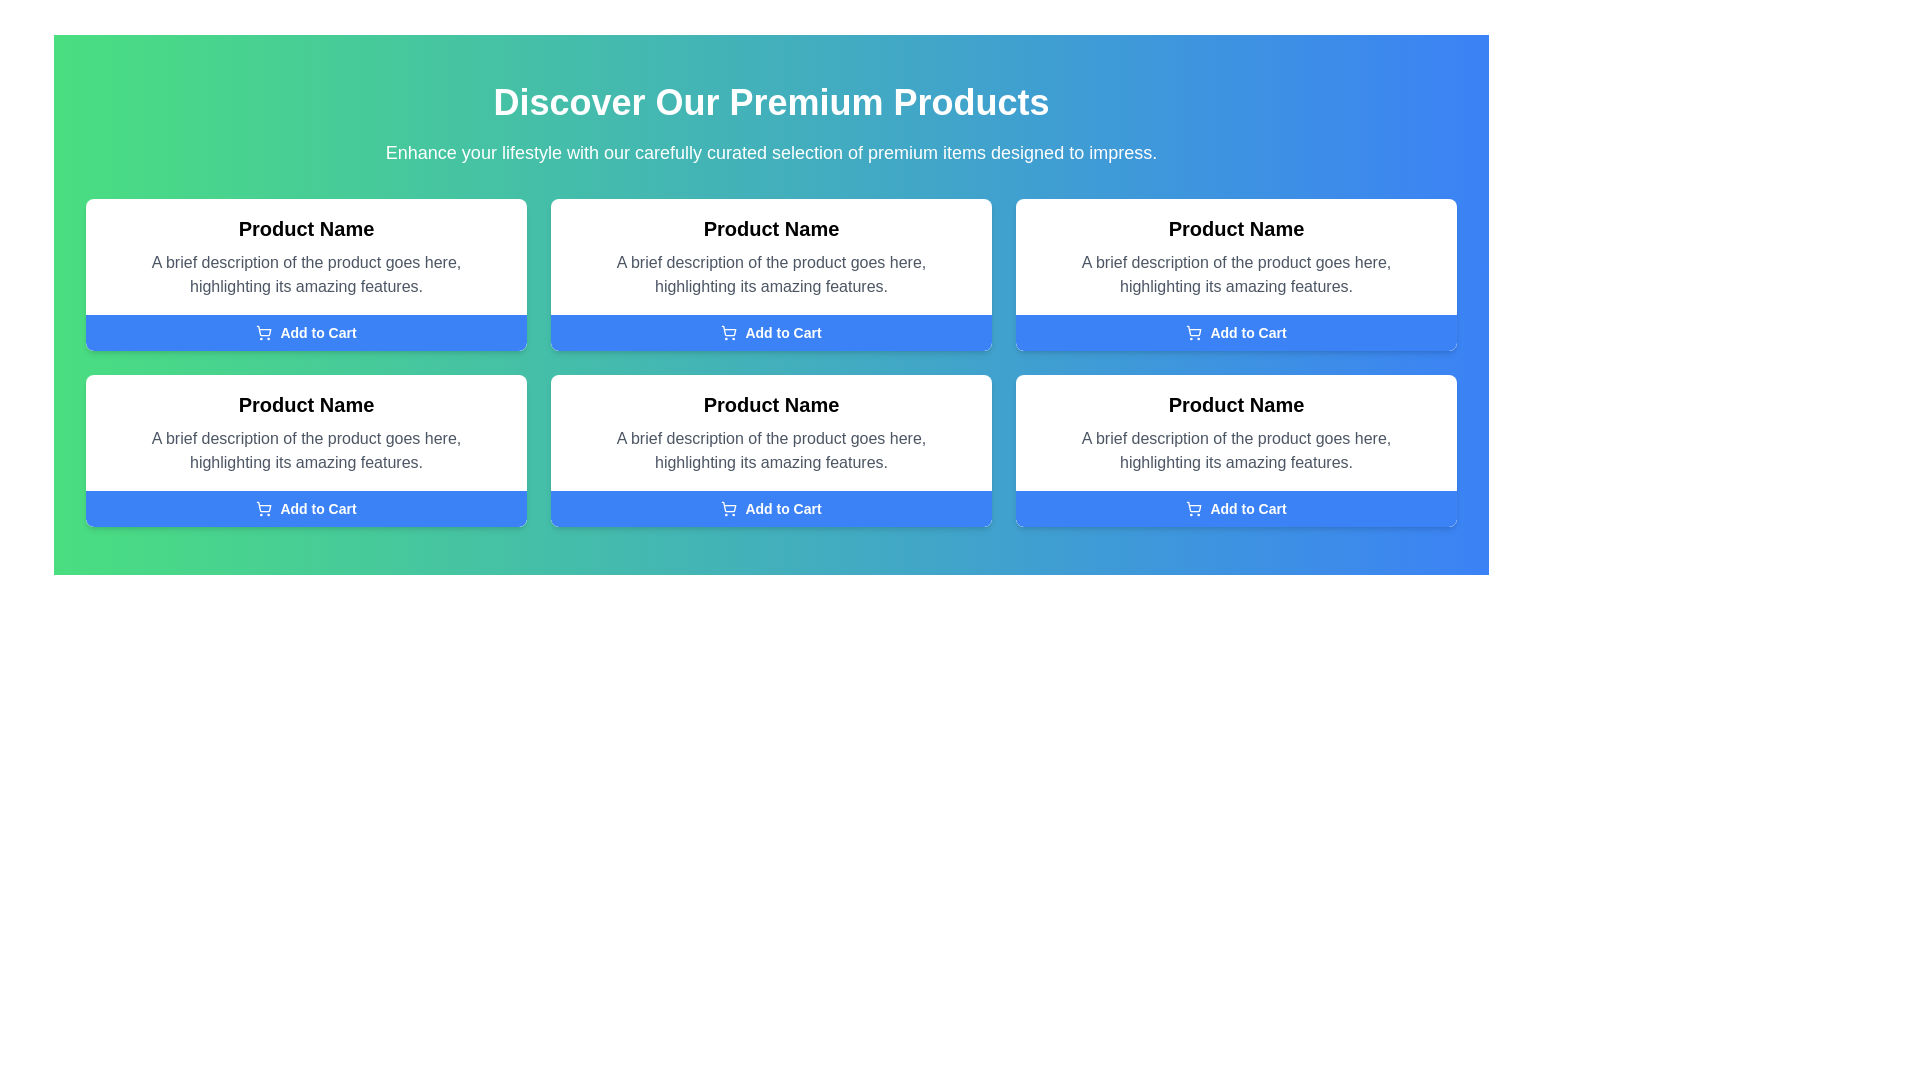 The image size is (1920, 1080). Describe the element at coordinates (728, 508) in the screenshot. I see `the shopping cart icon located within a blue button area to the left of the 'Add to Cart' text on the product description card` at that location.